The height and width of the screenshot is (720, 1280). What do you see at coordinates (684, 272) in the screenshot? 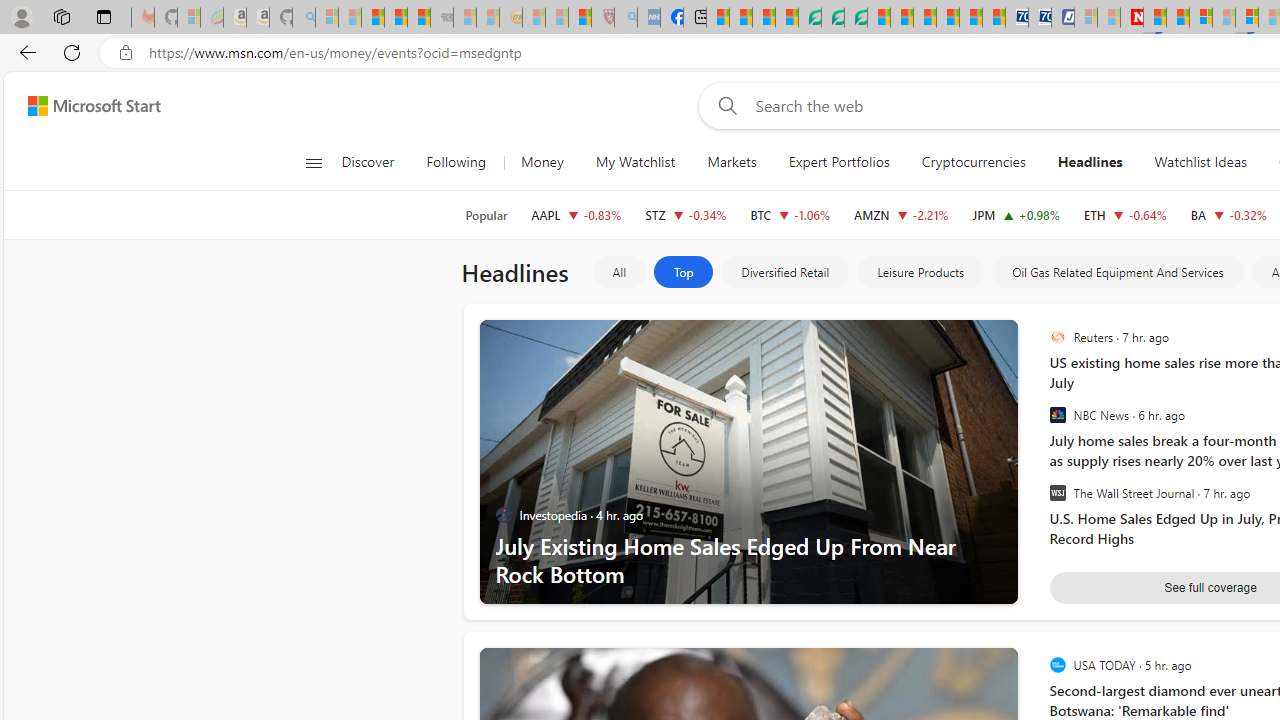
I see `'Top'` at bounding box center [684, 272].